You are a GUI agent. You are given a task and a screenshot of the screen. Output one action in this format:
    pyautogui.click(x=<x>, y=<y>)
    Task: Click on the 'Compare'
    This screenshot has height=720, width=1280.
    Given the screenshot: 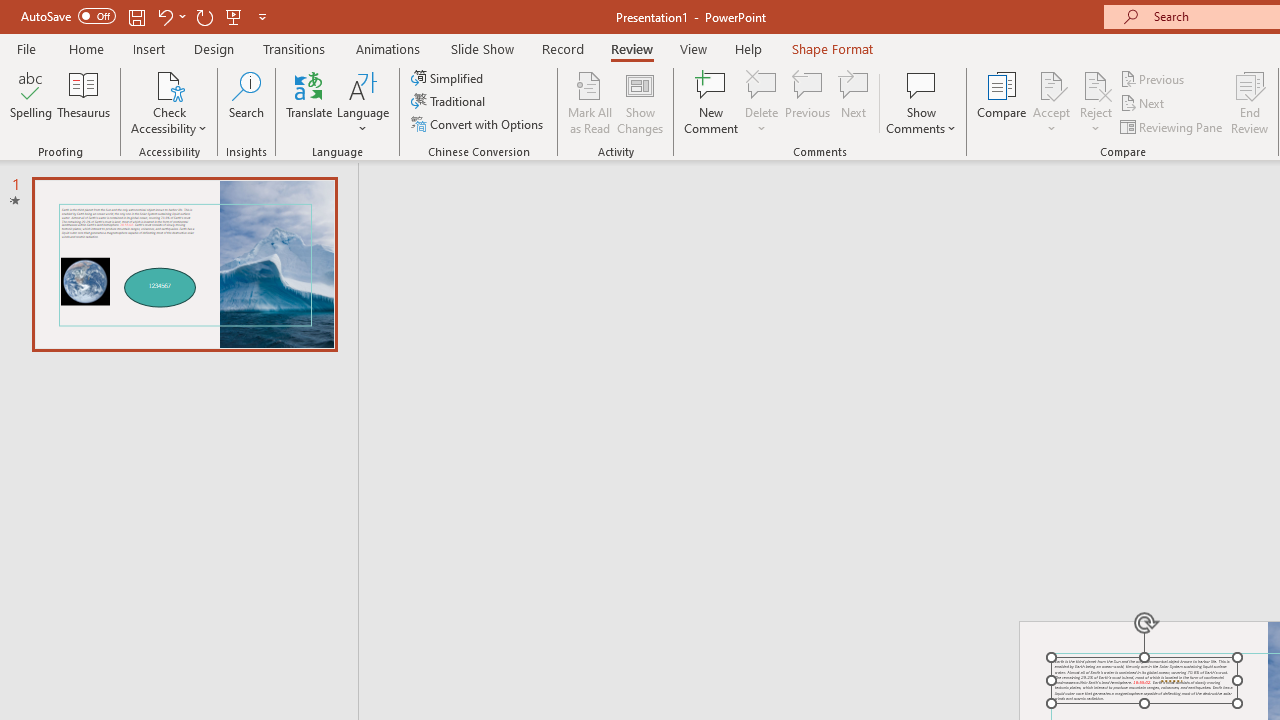 What is the action you would take?
    pyautogui.click(x=1002, y=103)
    